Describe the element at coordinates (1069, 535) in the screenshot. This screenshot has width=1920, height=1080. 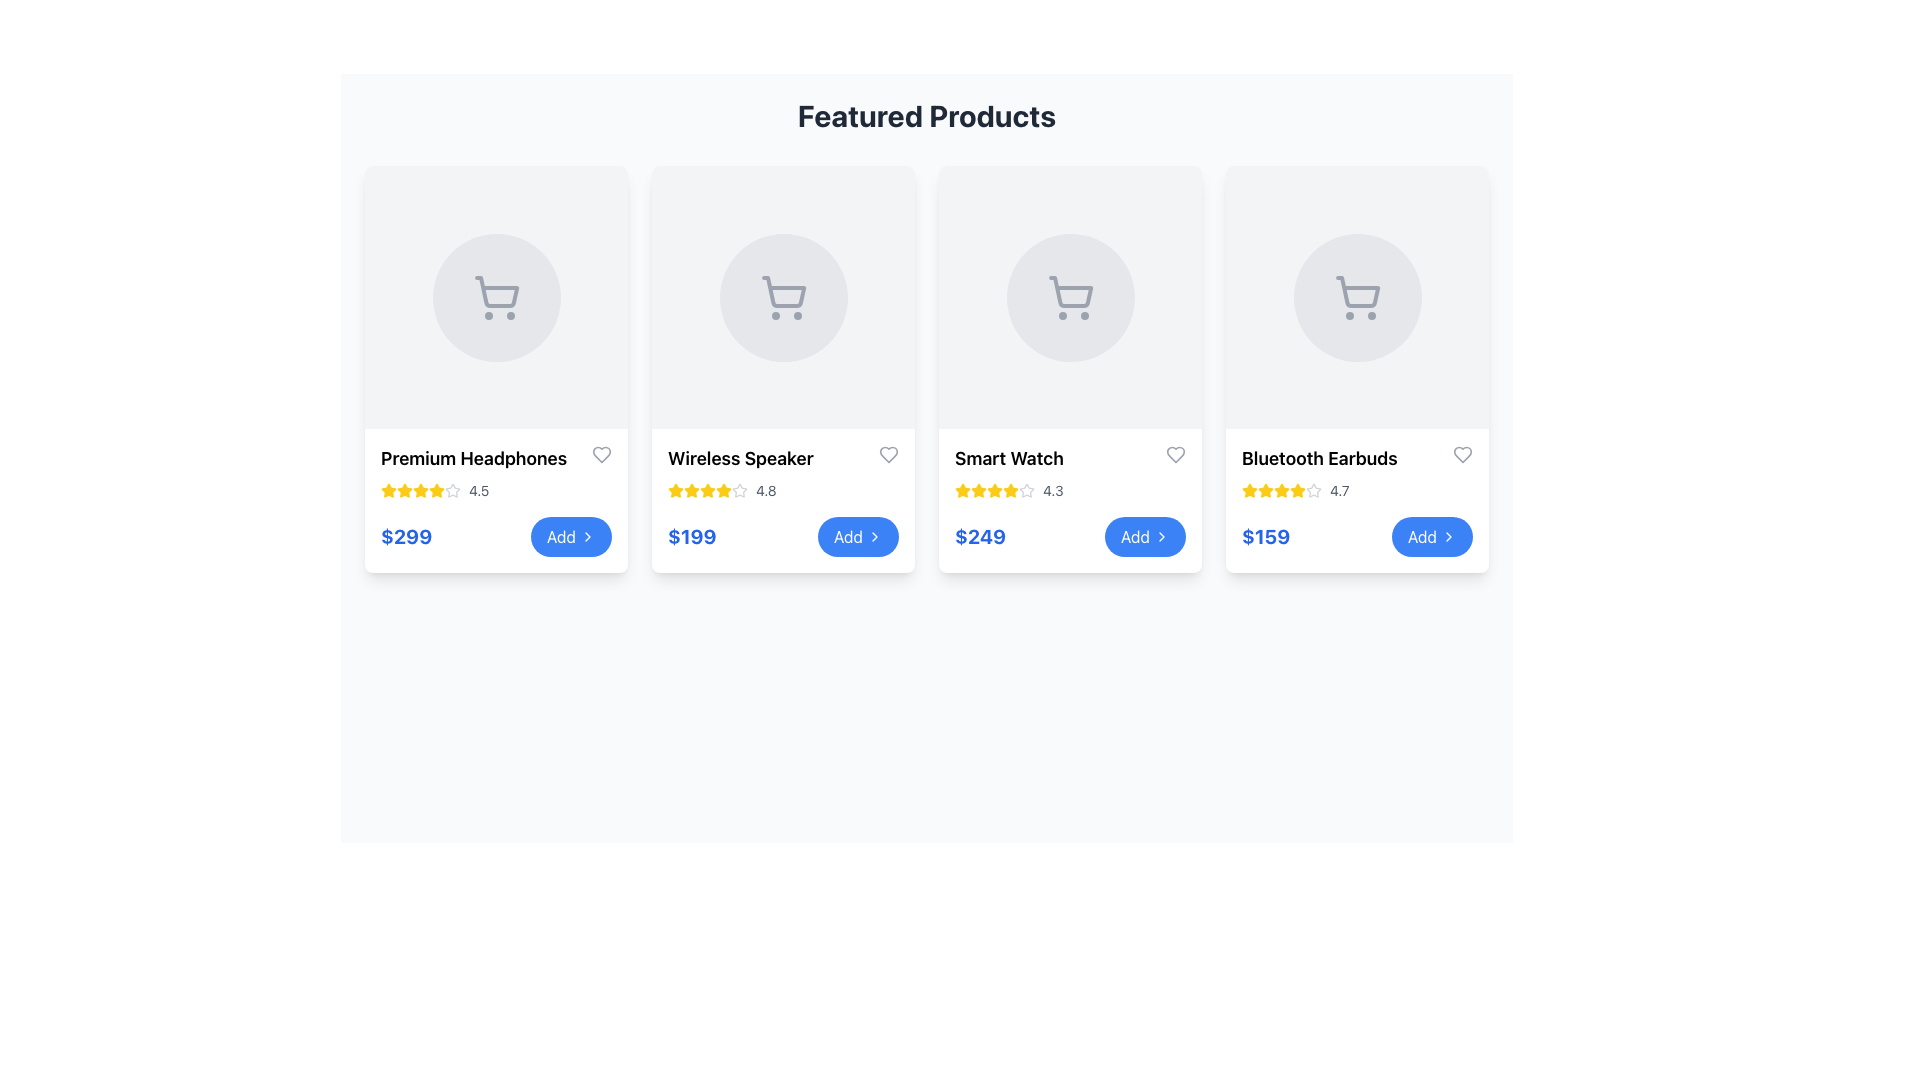
I see `the 'Add' button for the 'Smart Watch' product in the third product card` at that location.